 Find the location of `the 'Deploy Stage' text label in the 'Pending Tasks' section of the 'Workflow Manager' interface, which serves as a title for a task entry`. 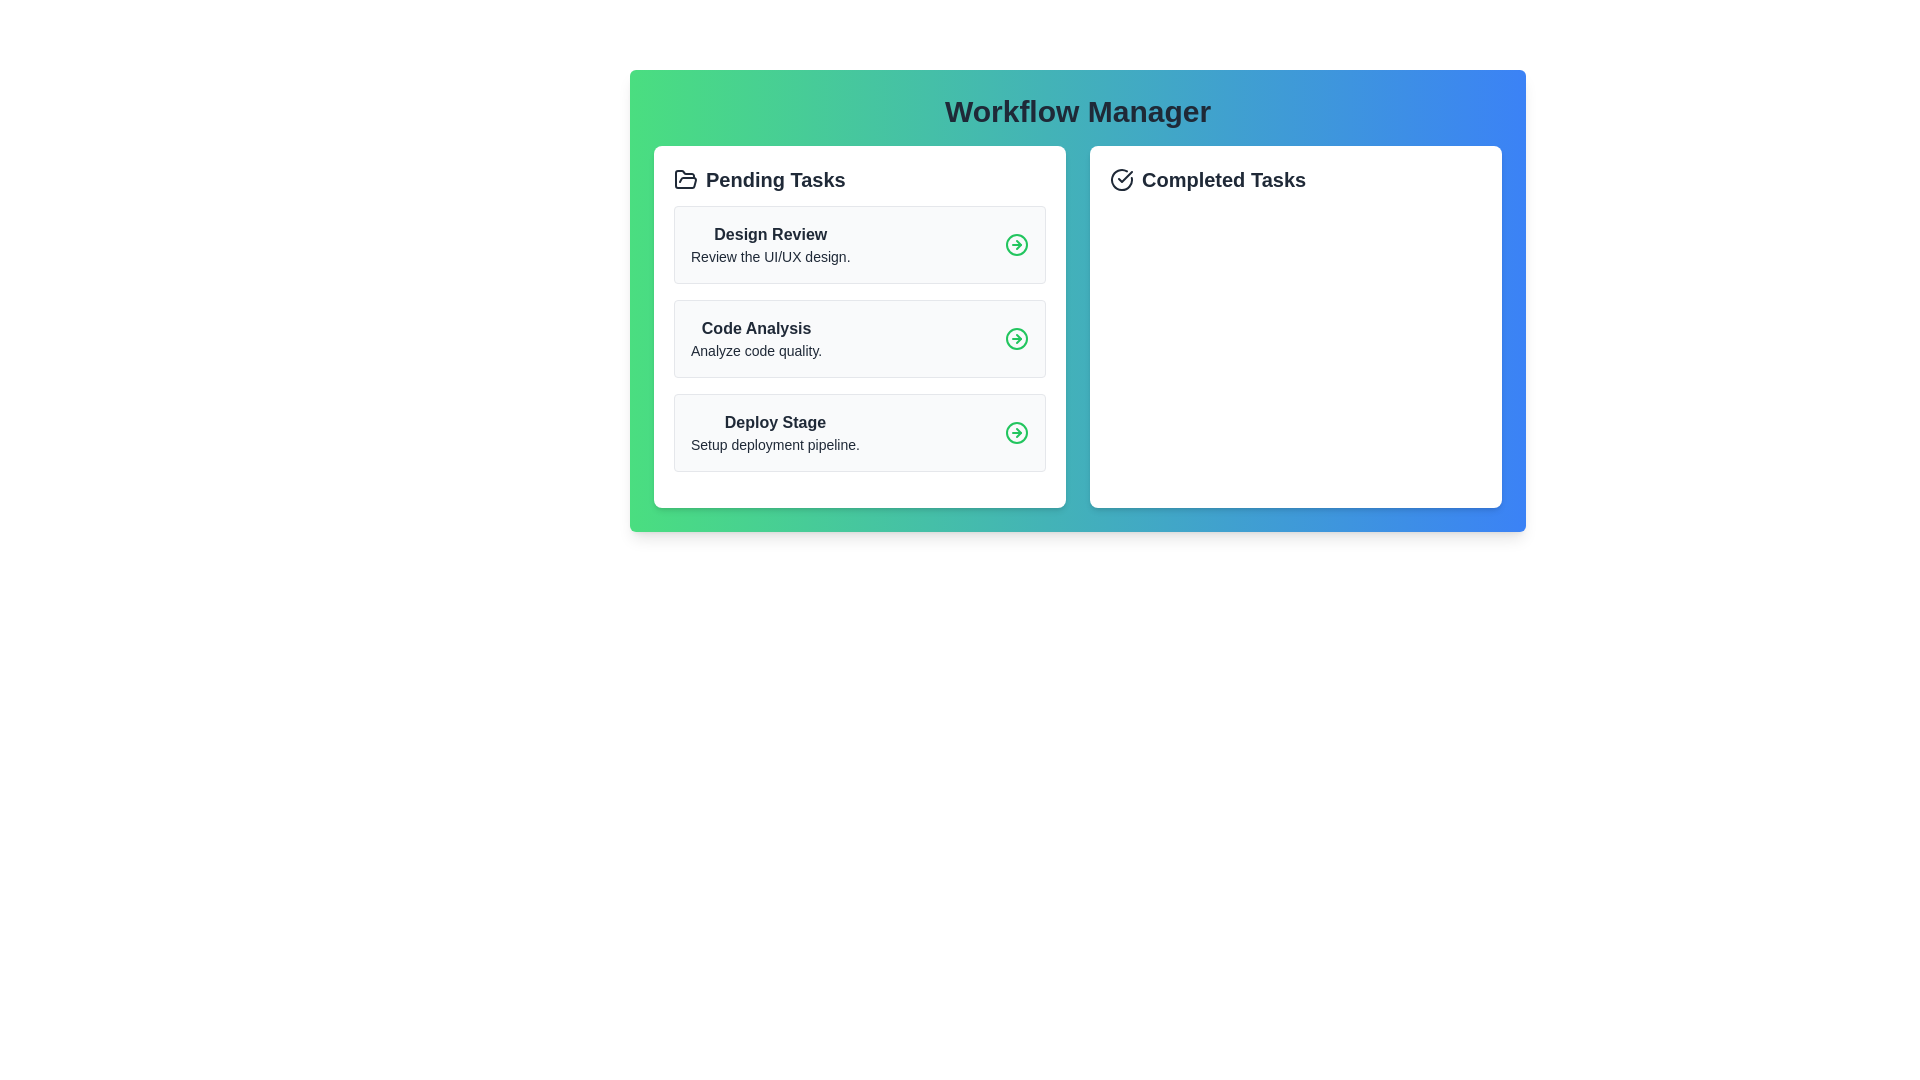

the 'Deploy Stage' text label in the 'Pending Tasks' section of the 'Workflow Manager' interface, which serves as a title for a task entry is located at coordinates (774, 422).